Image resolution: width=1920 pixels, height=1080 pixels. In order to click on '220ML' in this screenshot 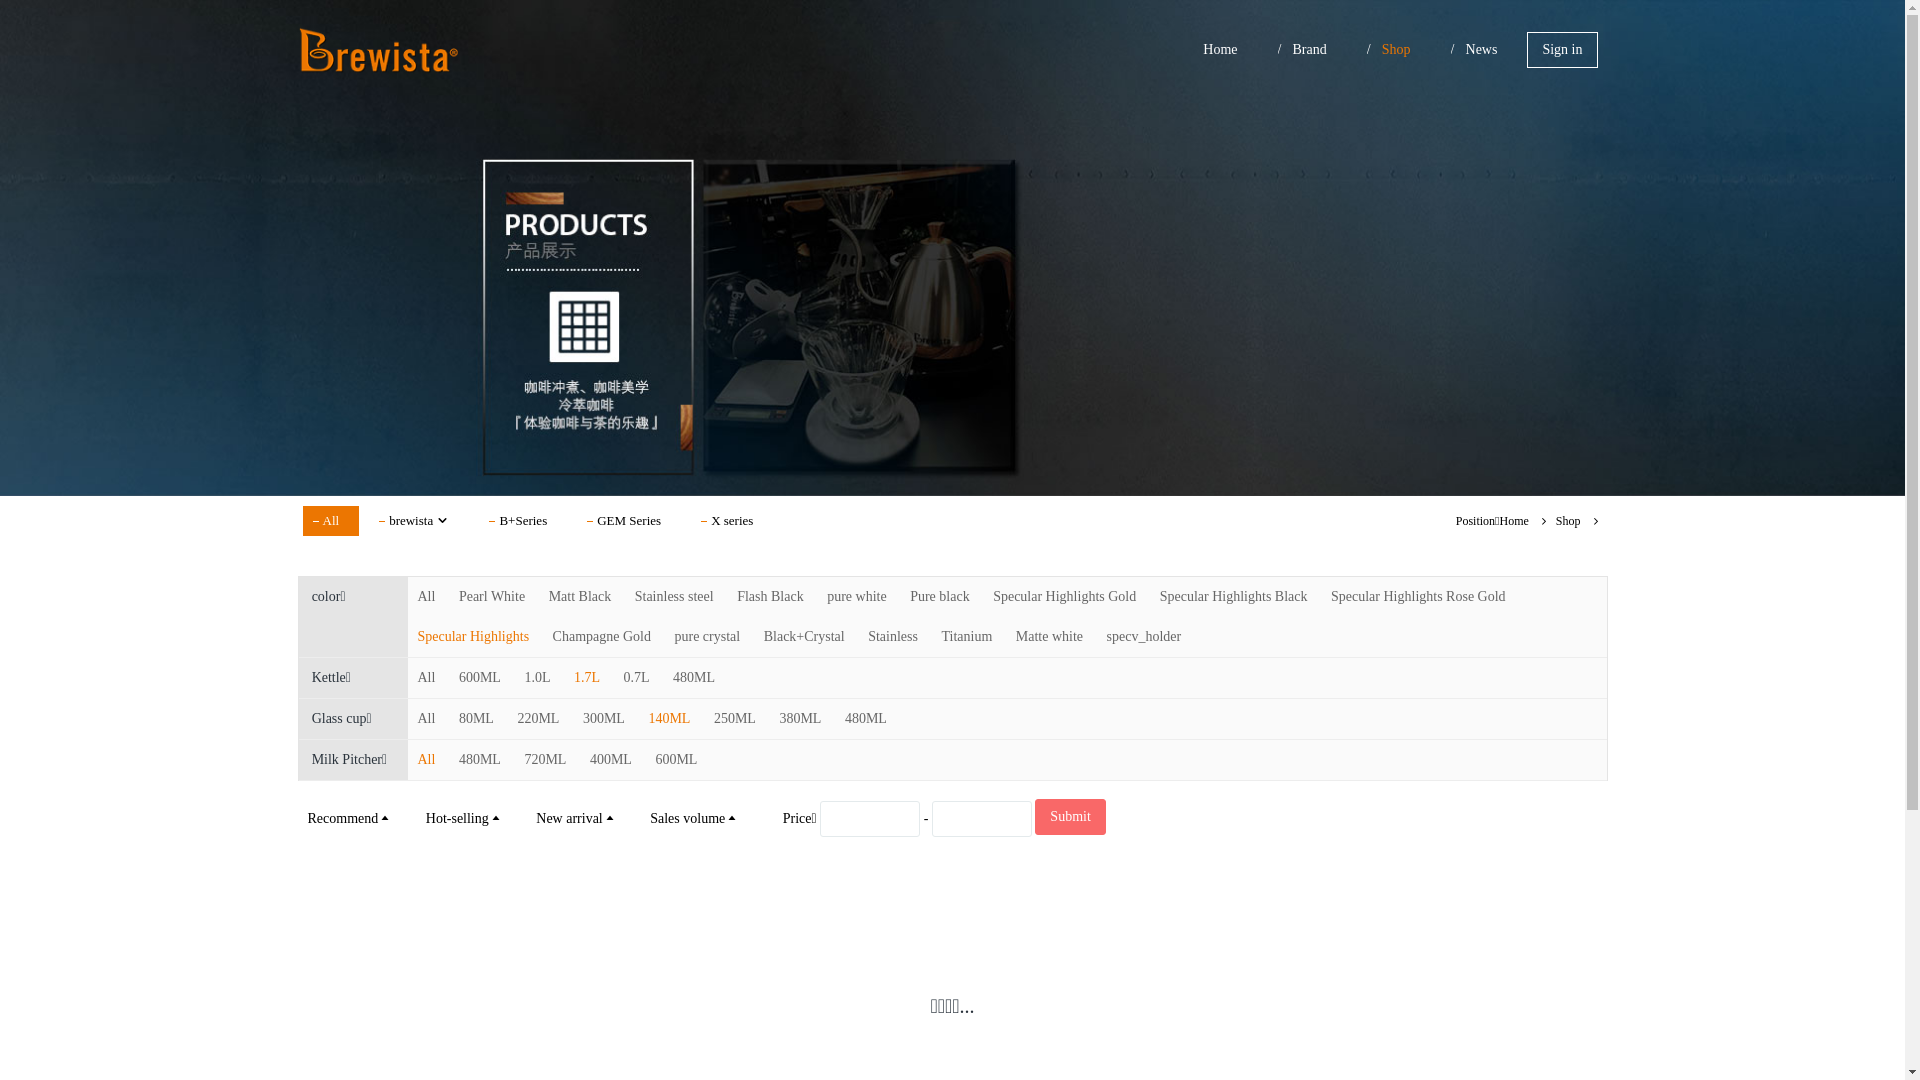, I will do `click(507, 717)`.